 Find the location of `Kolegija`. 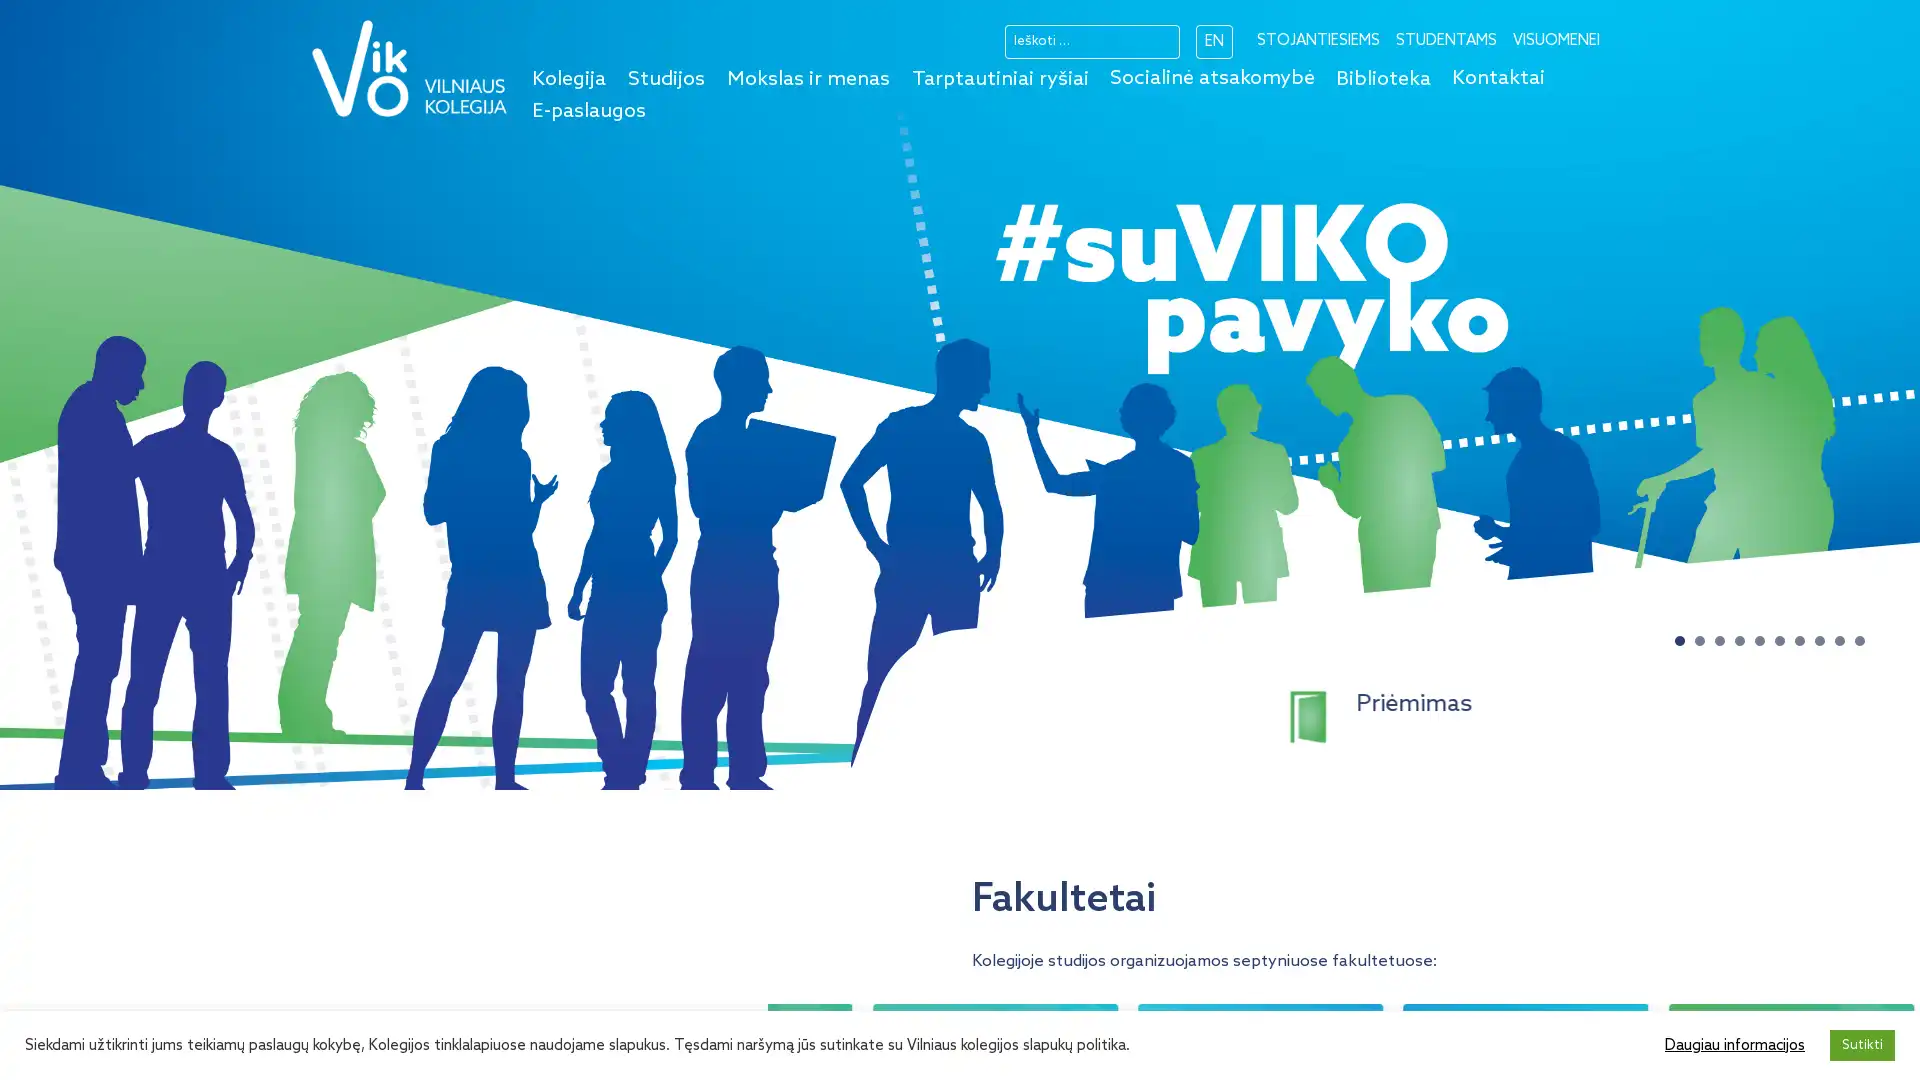

Kolegija is located at coordinates (568, 79).